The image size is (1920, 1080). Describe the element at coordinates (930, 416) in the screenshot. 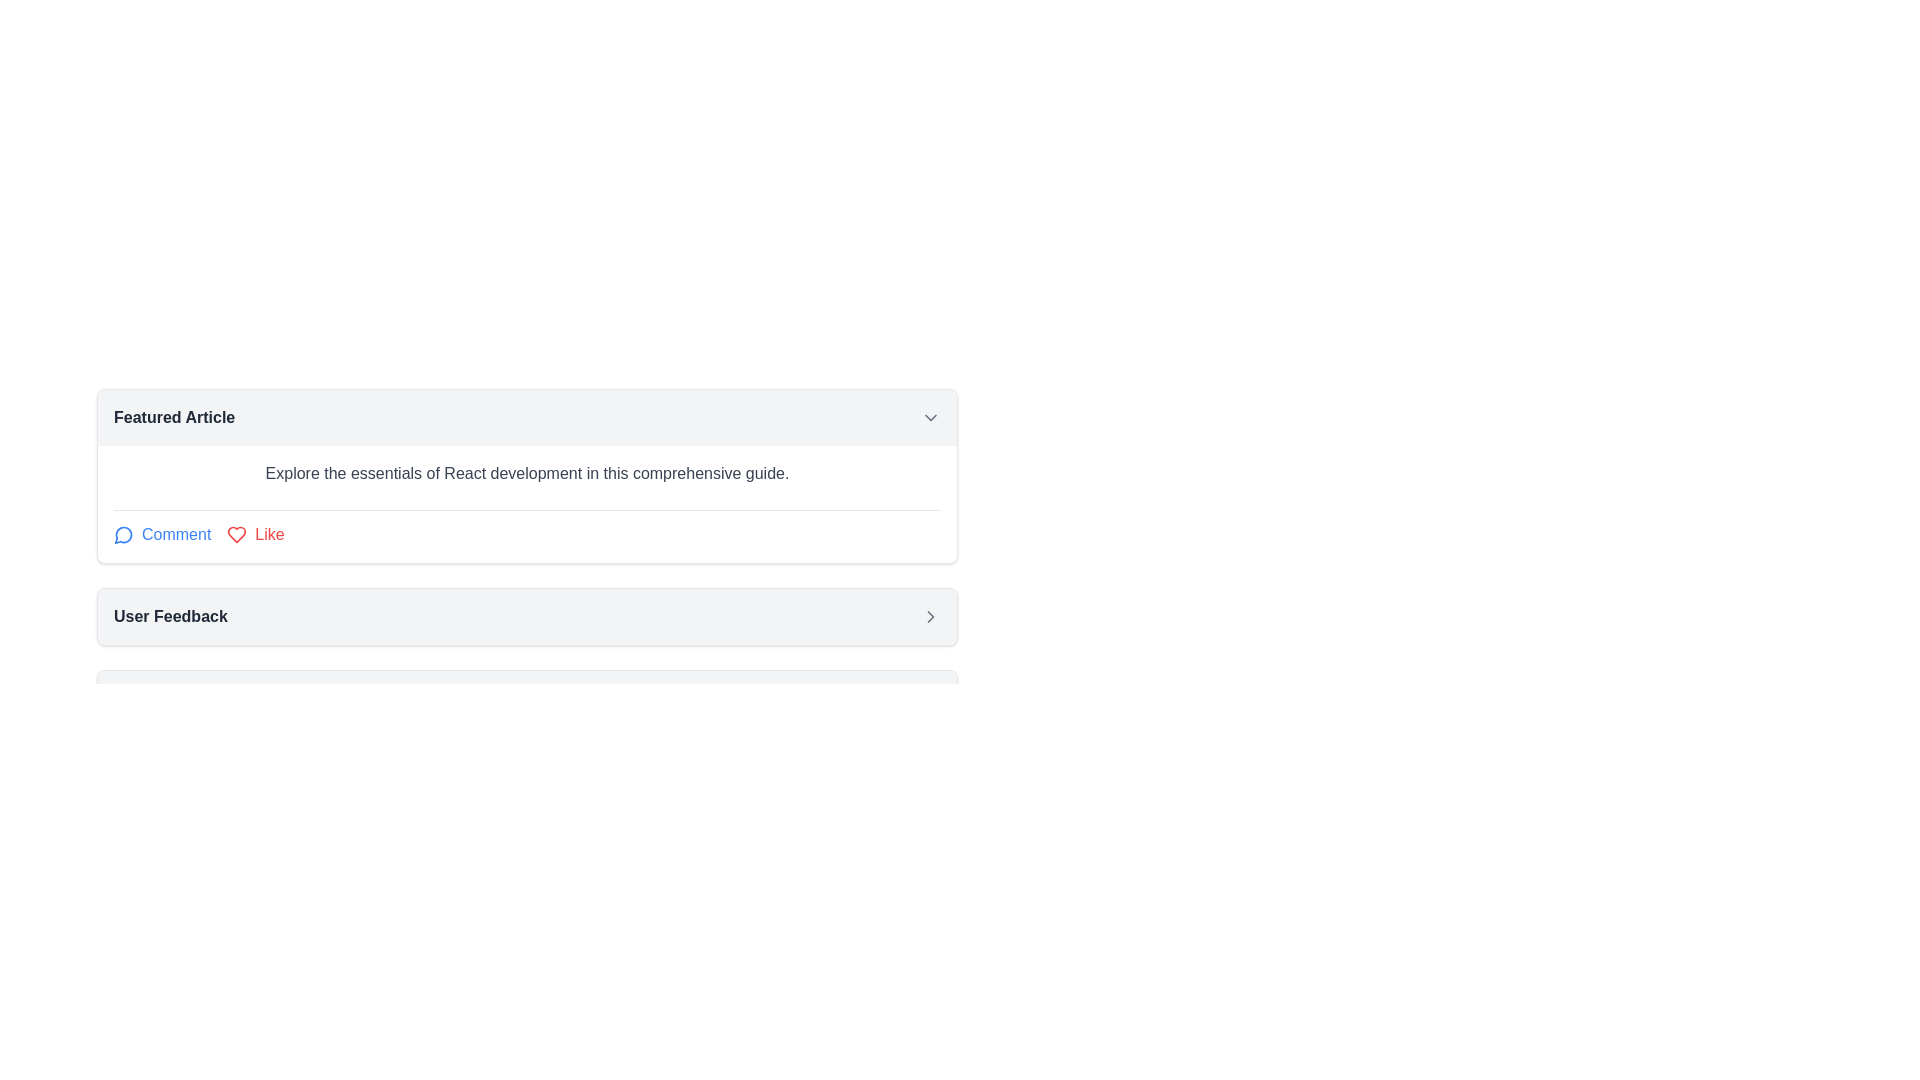

I see `the downward-pointing gray chevron icon located at the far right of the 'Featured Article' horizontal bar` at that location.